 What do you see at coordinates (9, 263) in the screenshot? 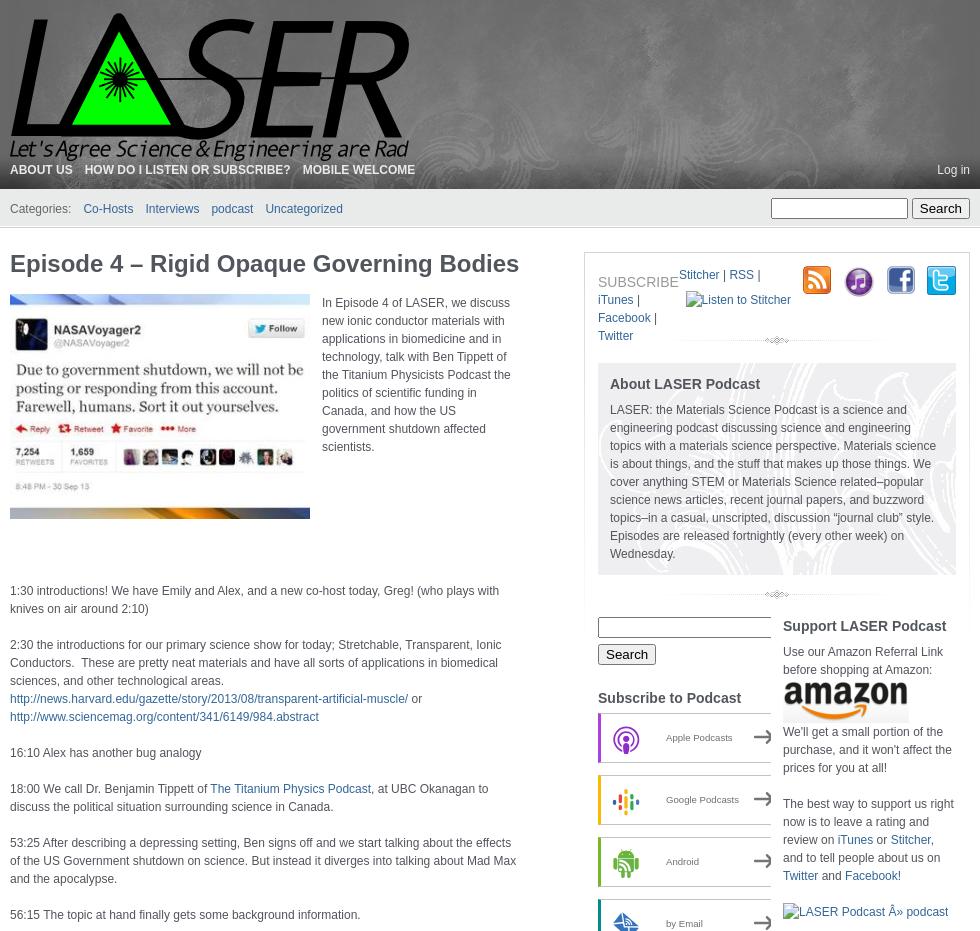
I see `'Episode 4 – Rigid Opaque Governing Bodies'` at bounding box center [9, 263].